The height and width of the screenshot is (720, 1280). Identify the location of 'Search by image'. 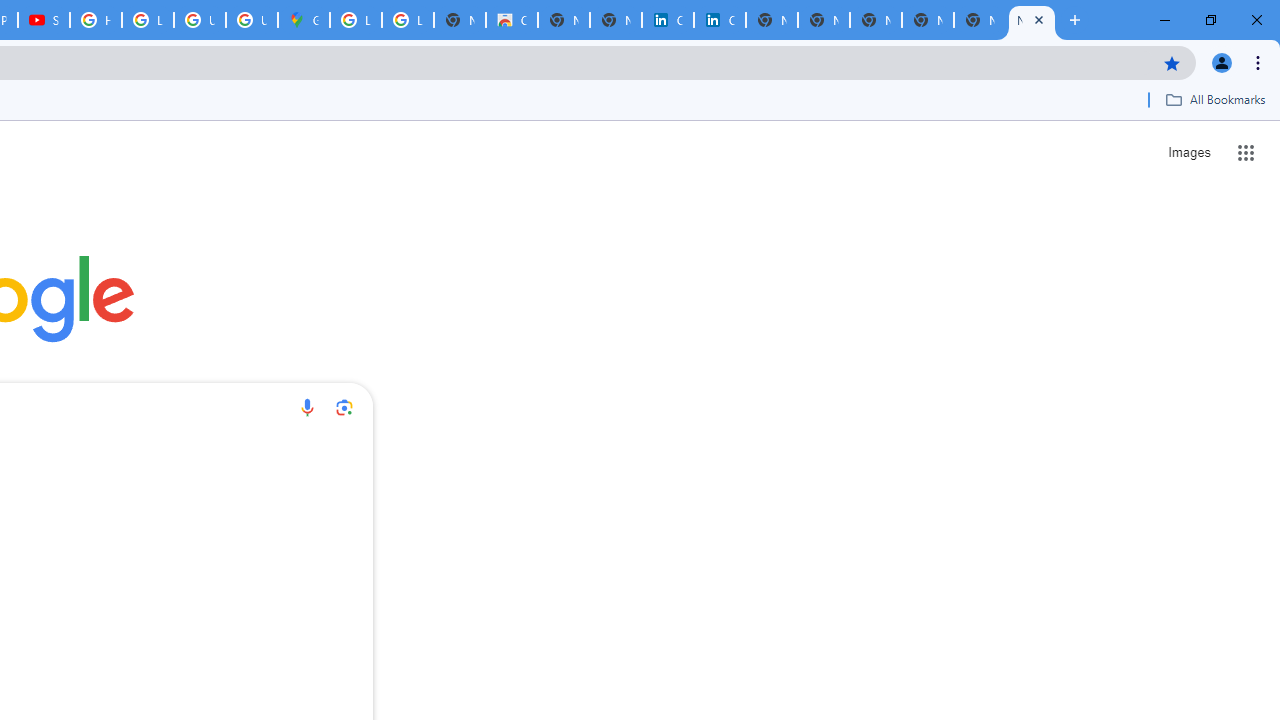
(344, 406).